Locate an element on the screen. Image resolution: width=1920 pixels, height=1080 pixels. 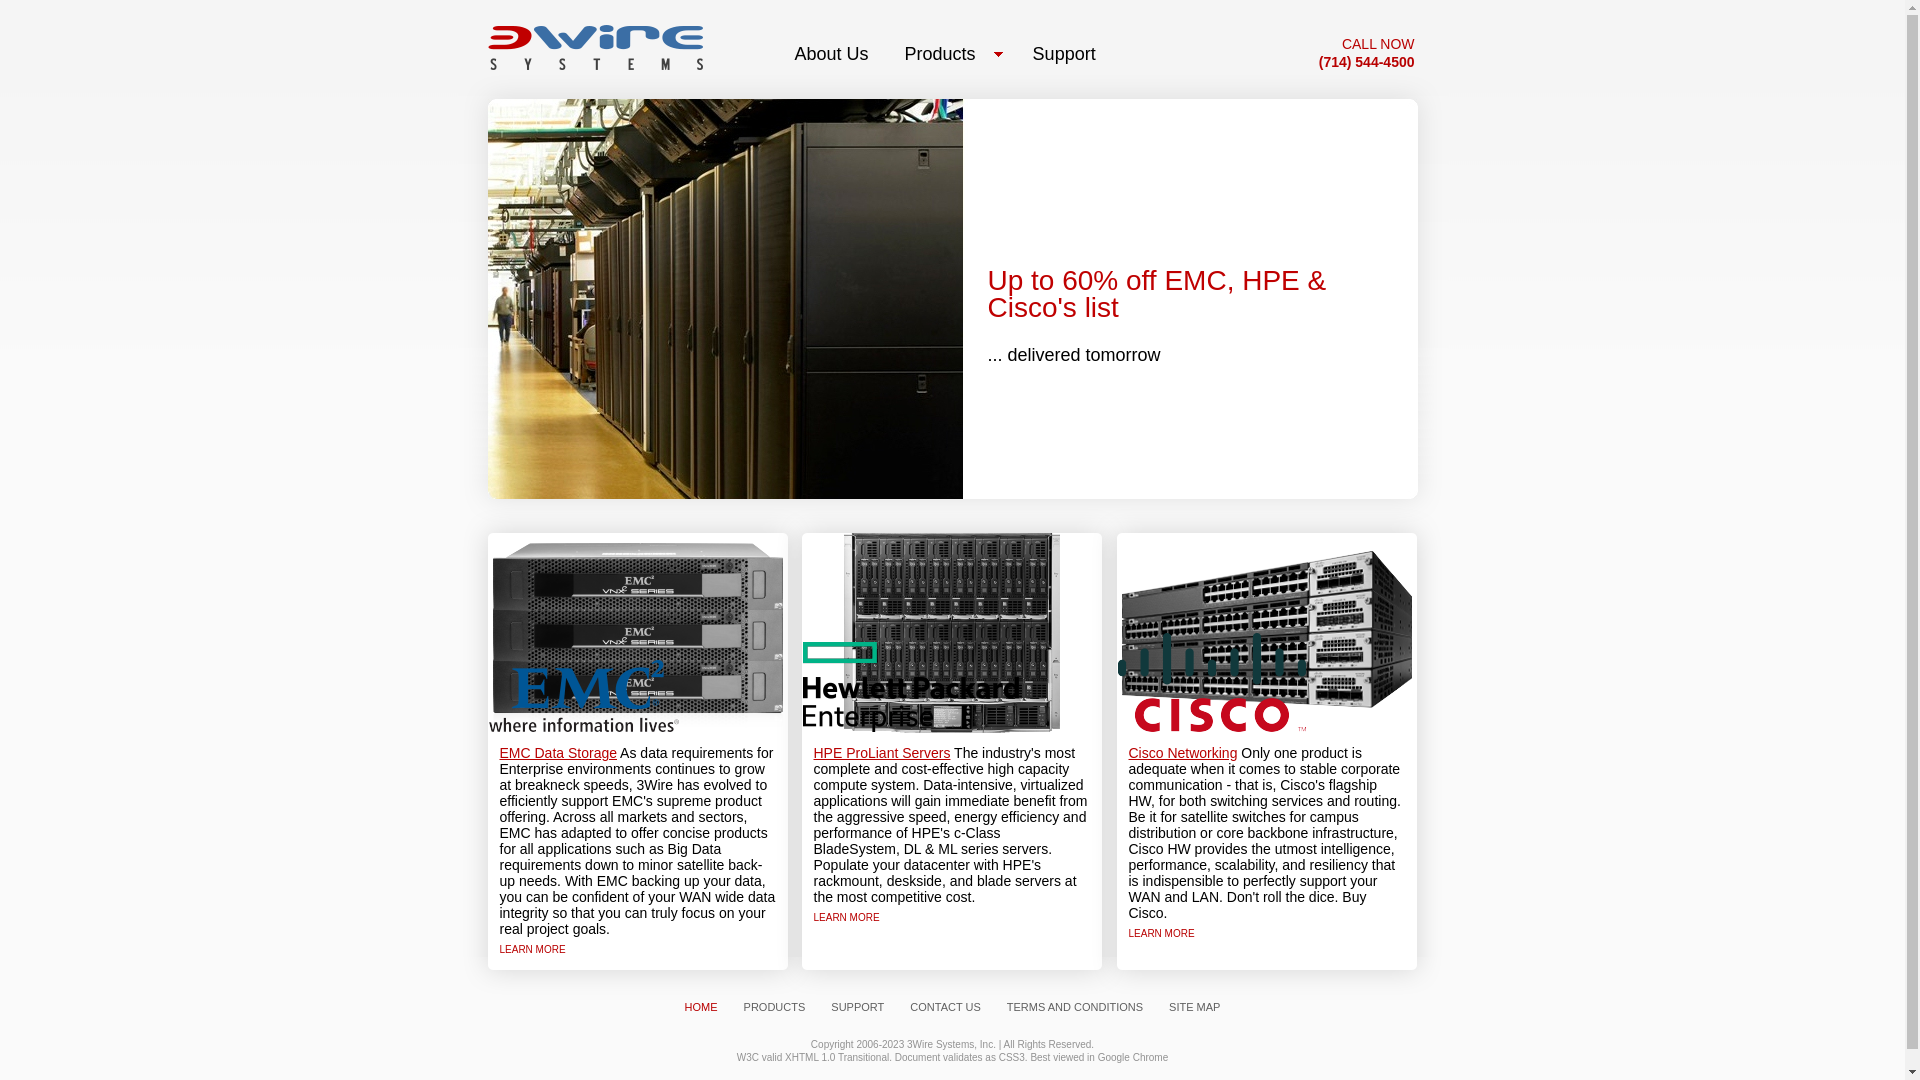
'EMC Data Storage' is located at coordinates (558, 752).